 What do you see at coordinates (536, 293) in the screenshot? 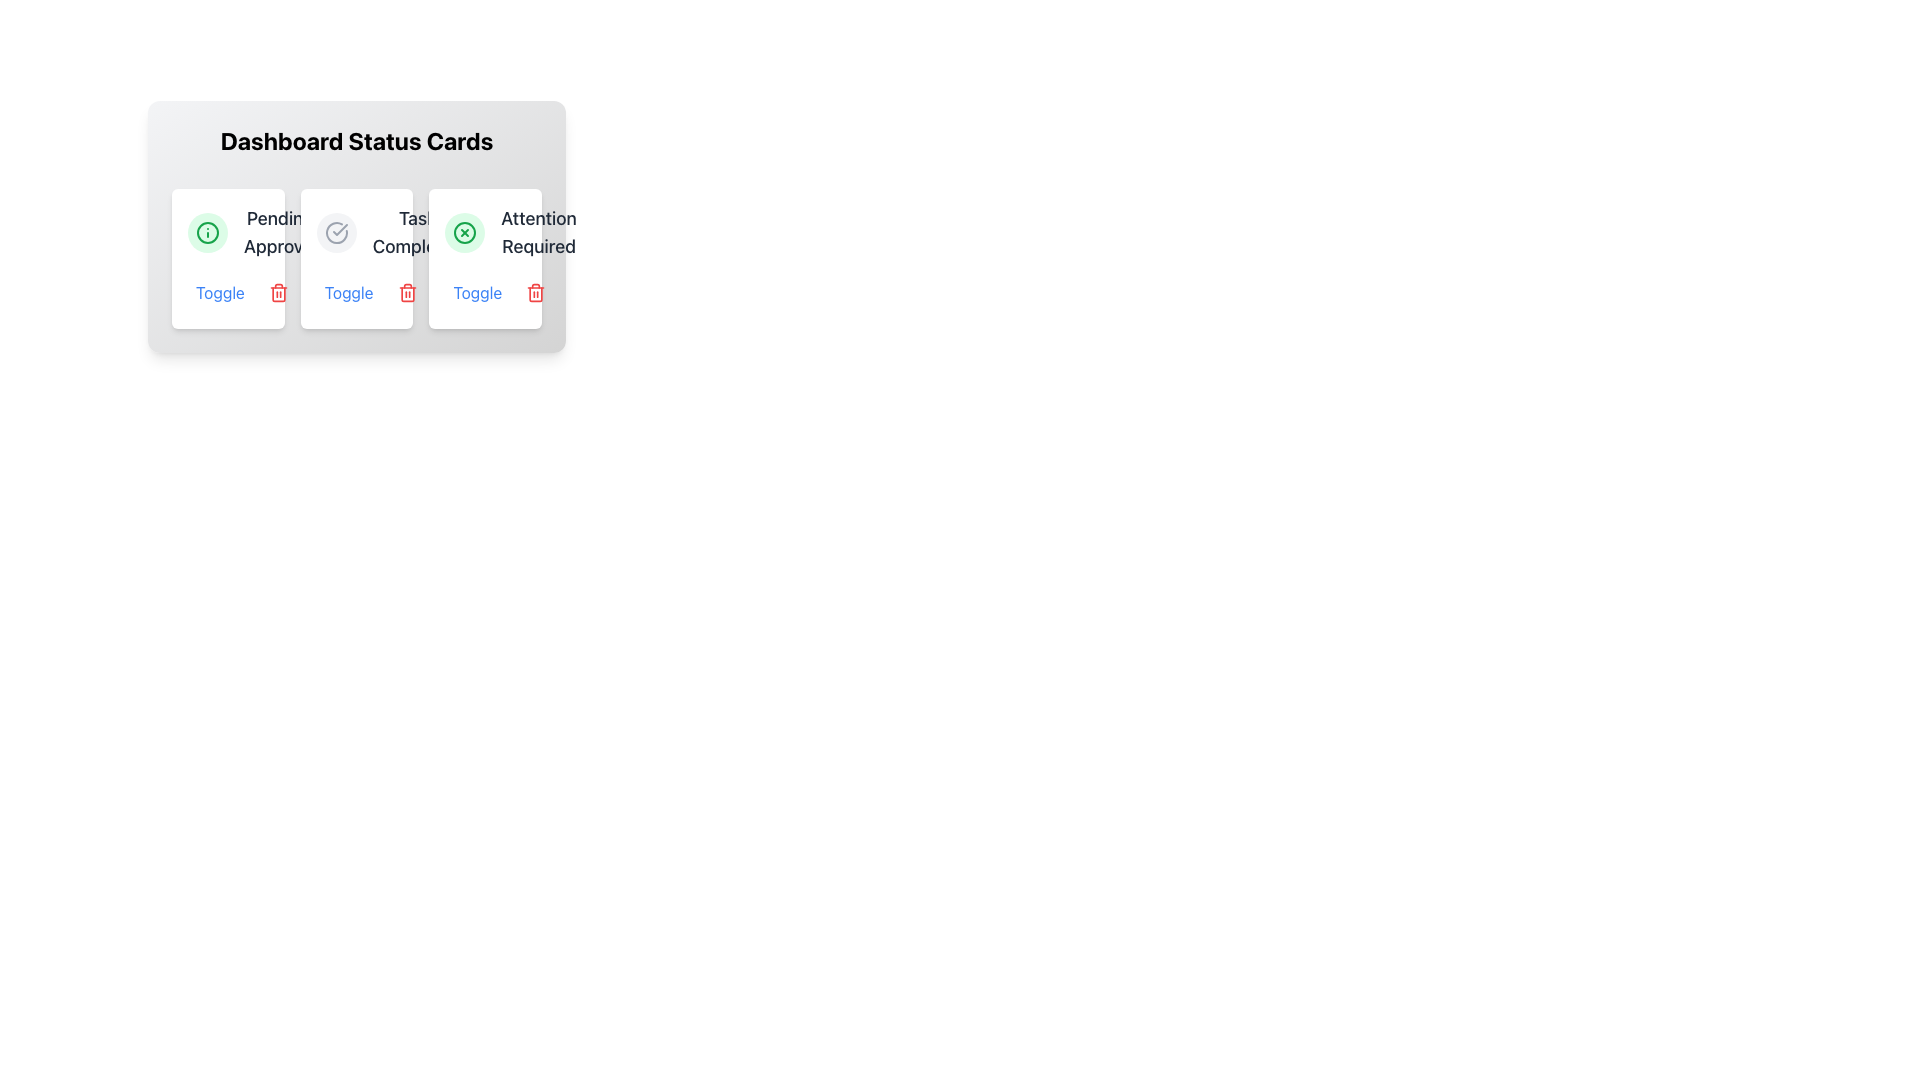
I see `the delete icon button located at the bottom right corner of the 'Attention Required' card in the 'Dashboard Status Cards' section` at bounding box center [536, 293].